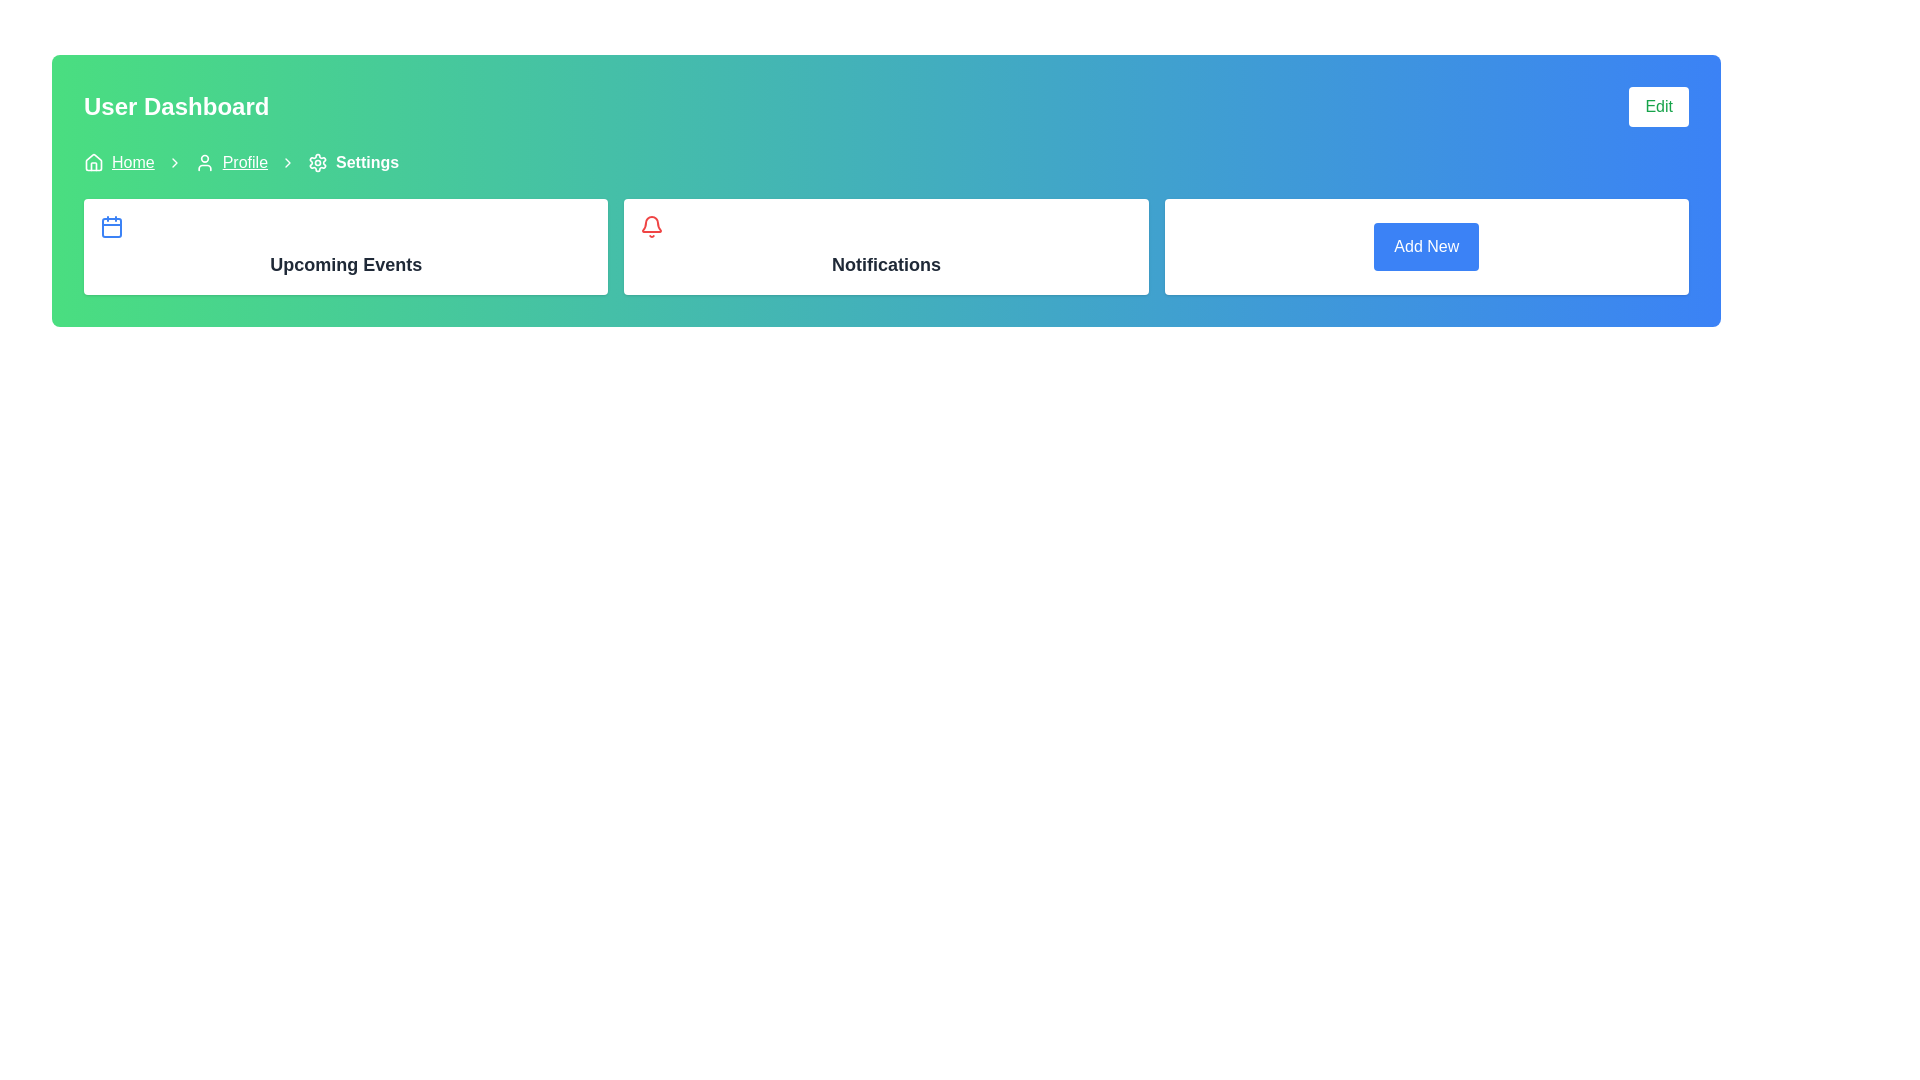  Describe the element at coordinates (231, 161) in the screenshot. I see `the interactive link for the Profile section, which is the second item` at that location.